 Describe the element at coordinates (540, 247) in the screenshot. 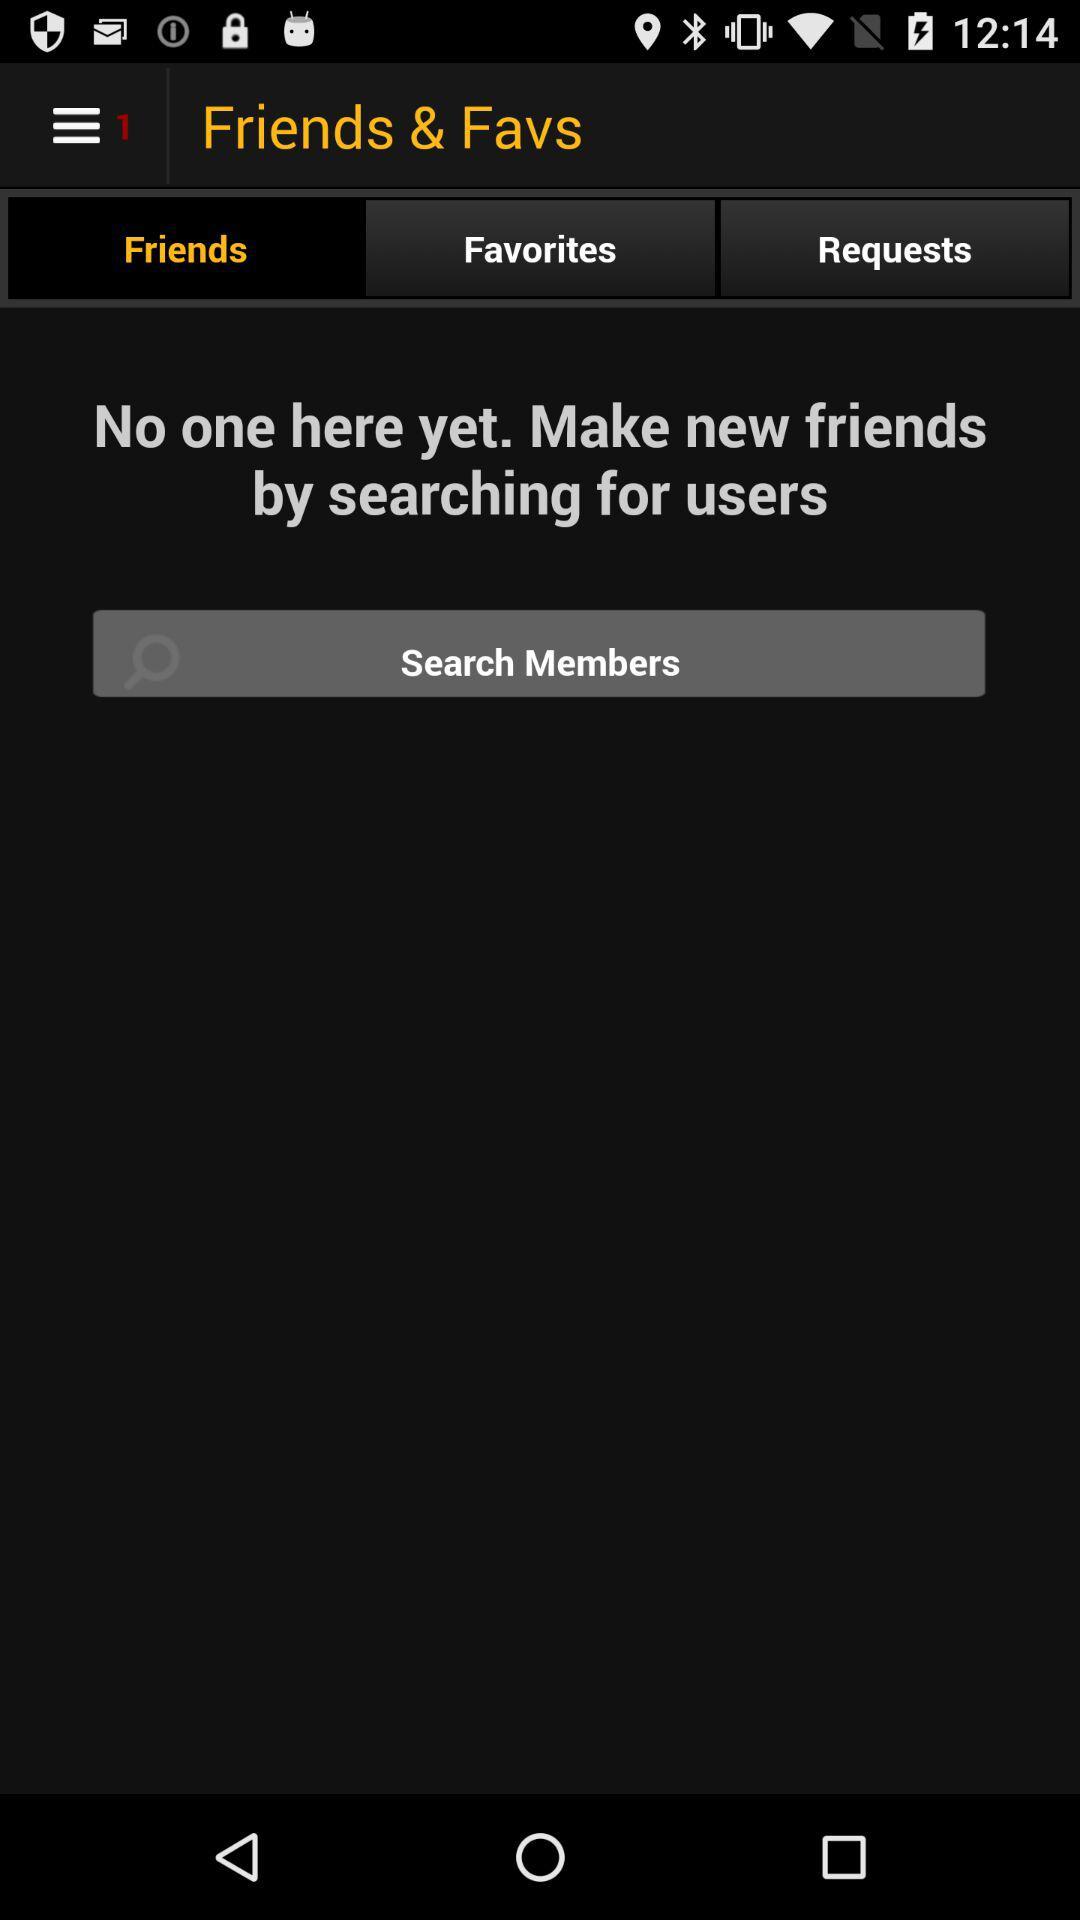

I see `the app below friends & favs icon` at that location.